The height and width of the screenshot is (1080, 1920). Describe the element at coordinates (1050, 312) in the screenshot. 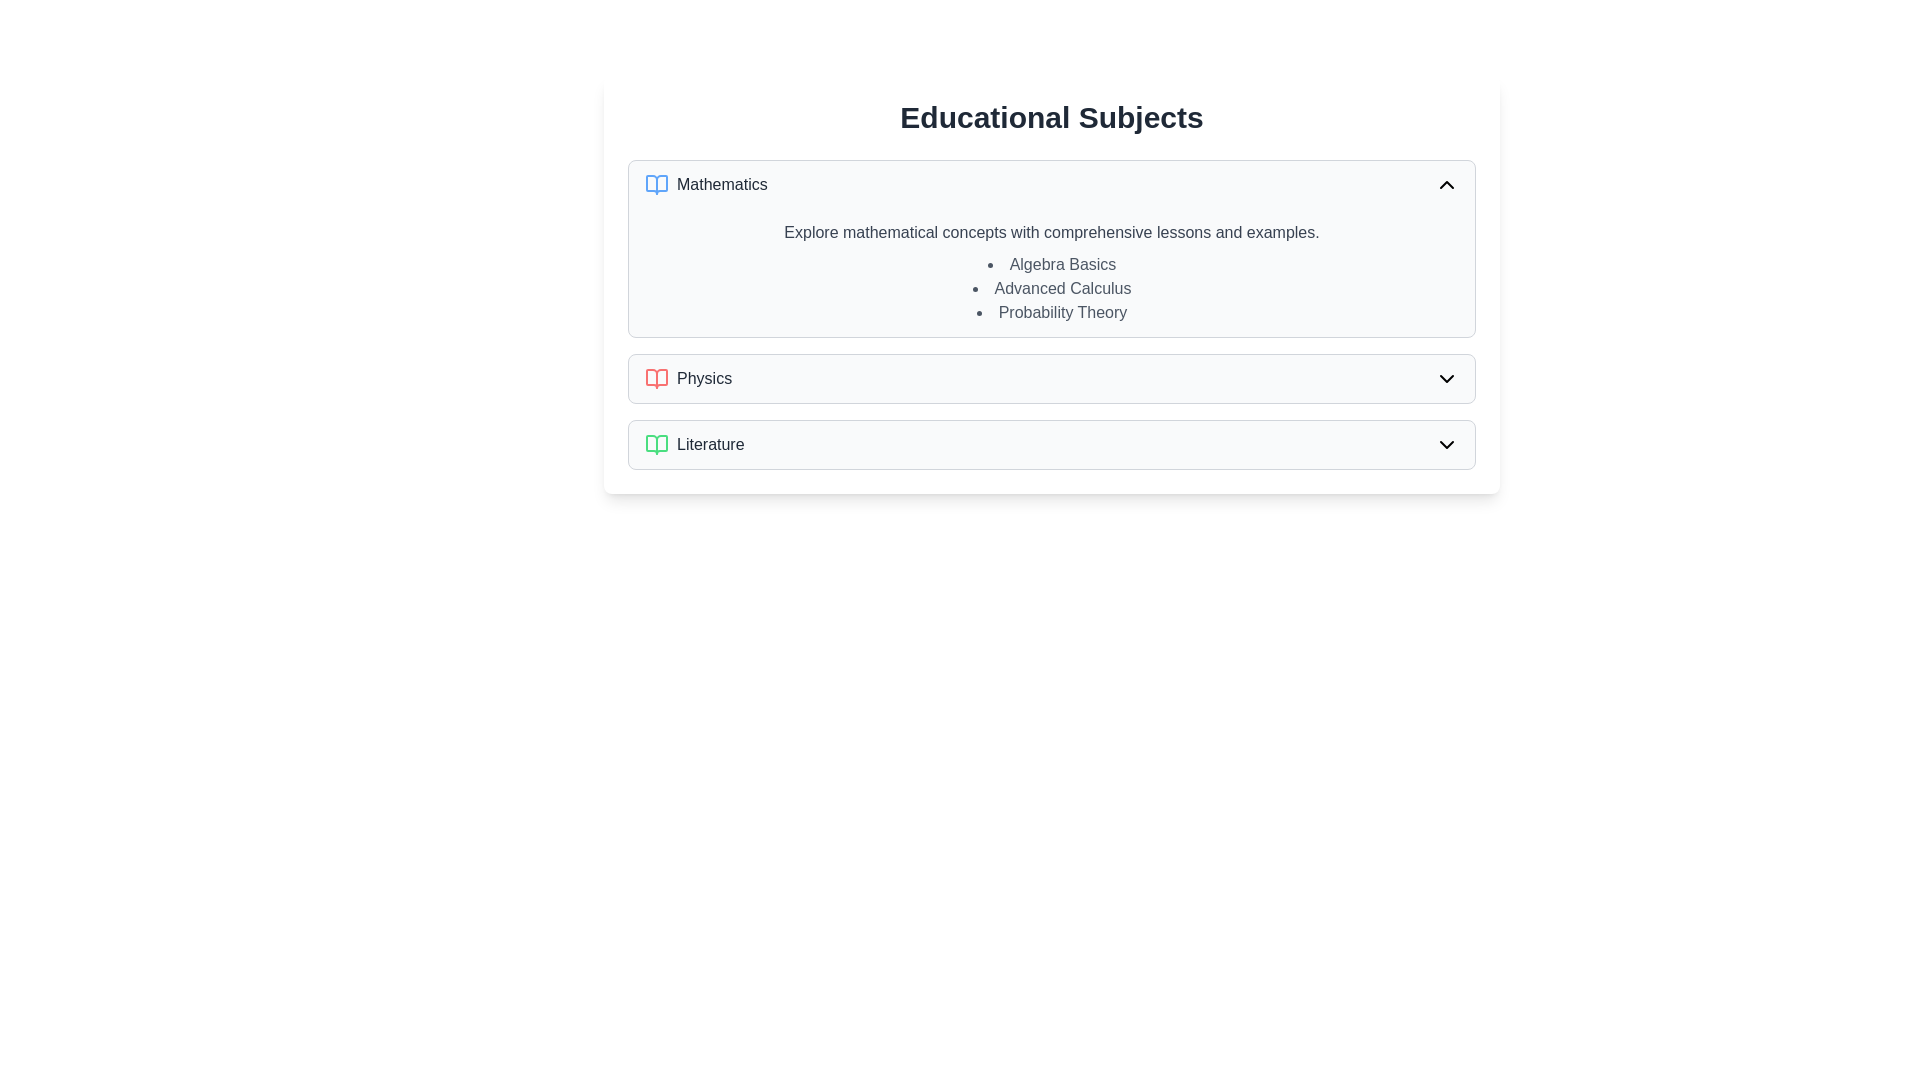

I see `the third item in the bullet-point list under the Mathematics category, which represents a section on Probability Theory` at that location.